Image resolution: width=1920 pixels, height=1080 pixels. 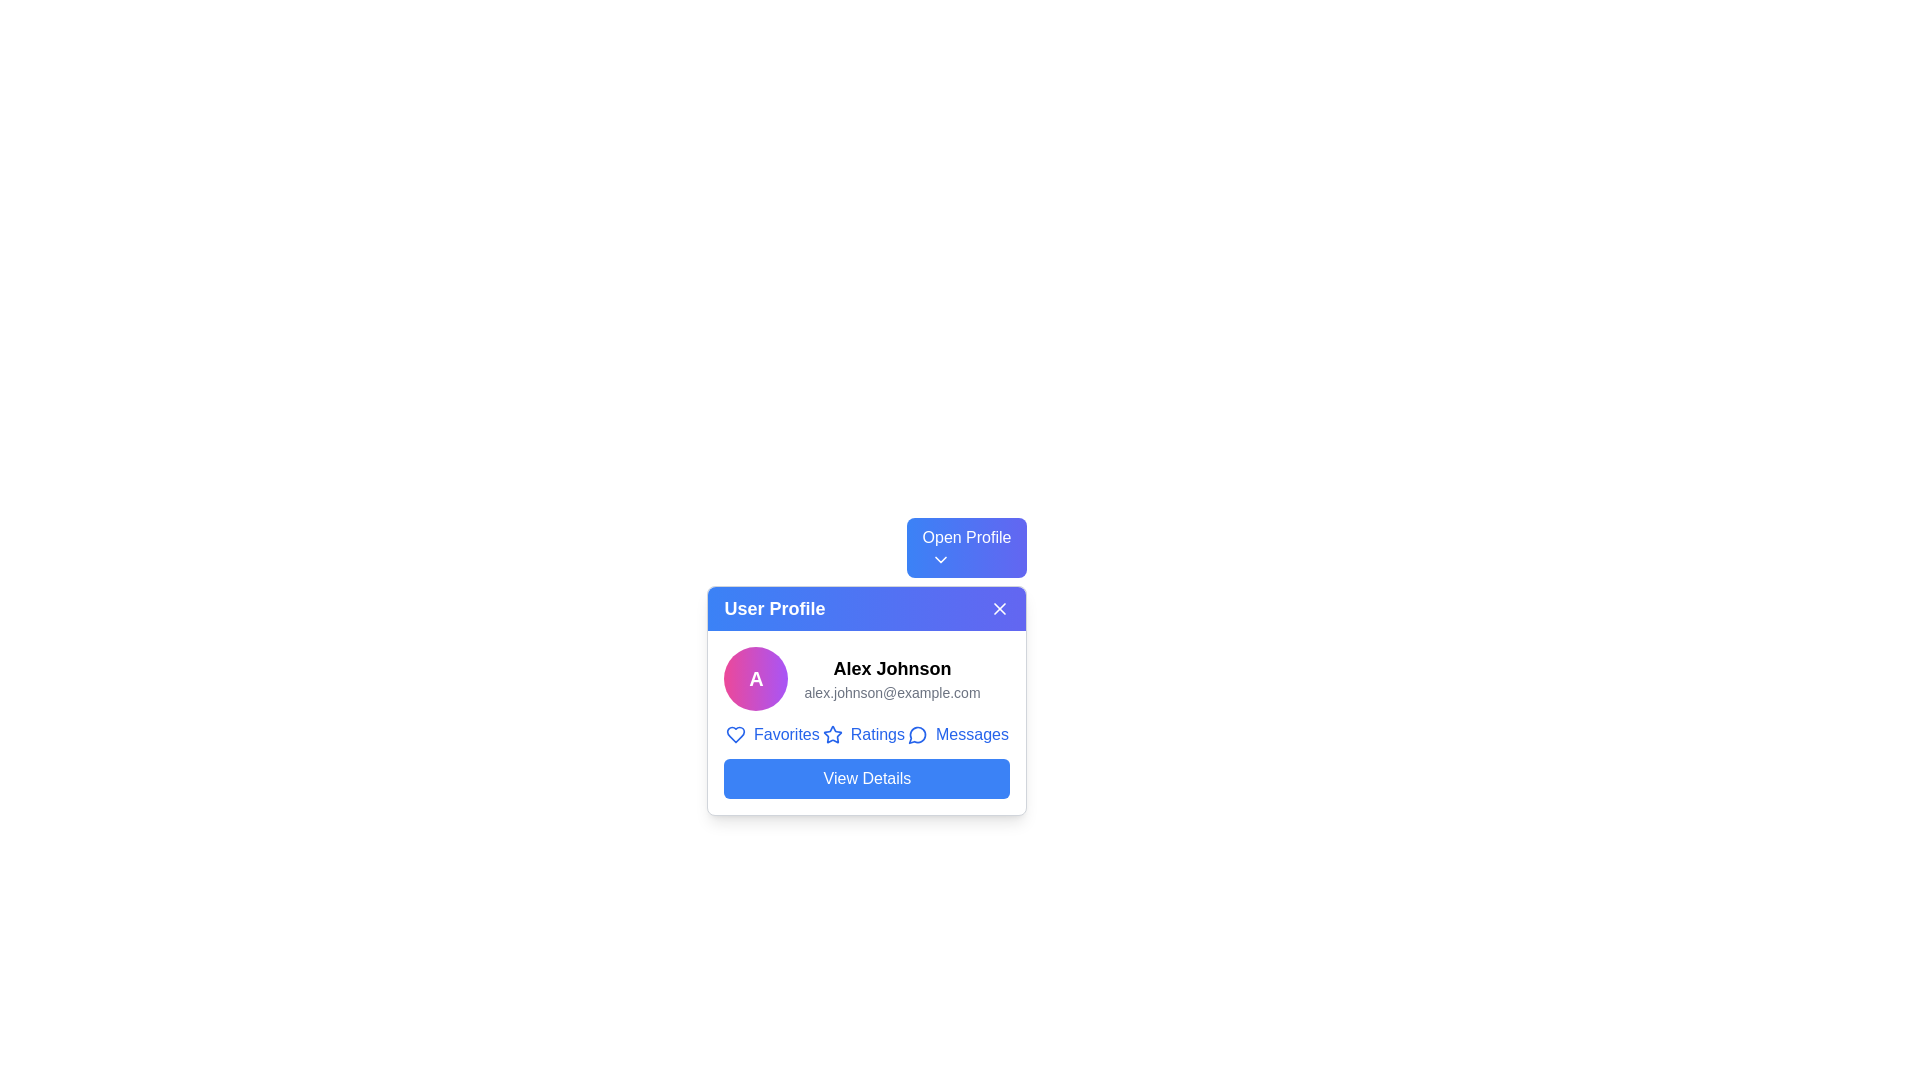 I want to click on the 'Messages' text link, which is styled in blue and located in the 'User Profile' section to the right of the 'Ratings' option, so click(x=972, y=735).